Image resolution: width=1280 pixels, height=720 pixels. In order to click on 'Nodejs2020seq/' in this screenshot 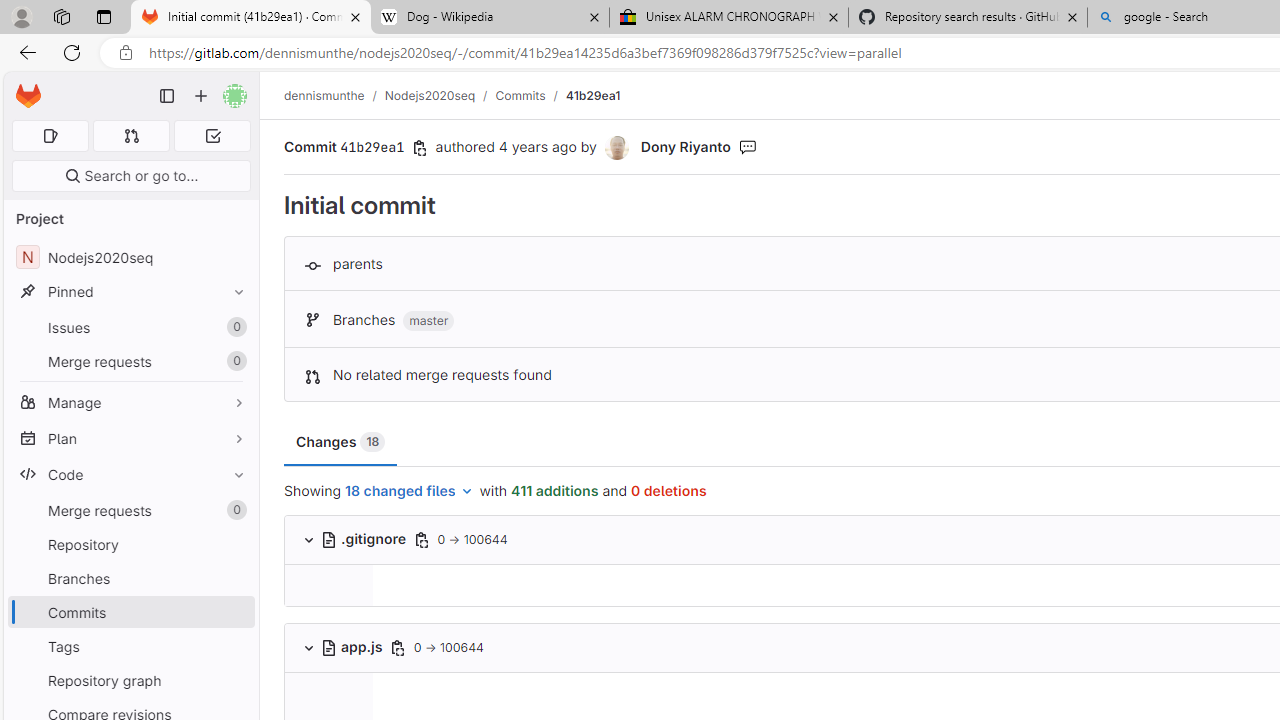, I will do `click(439, 95)`.